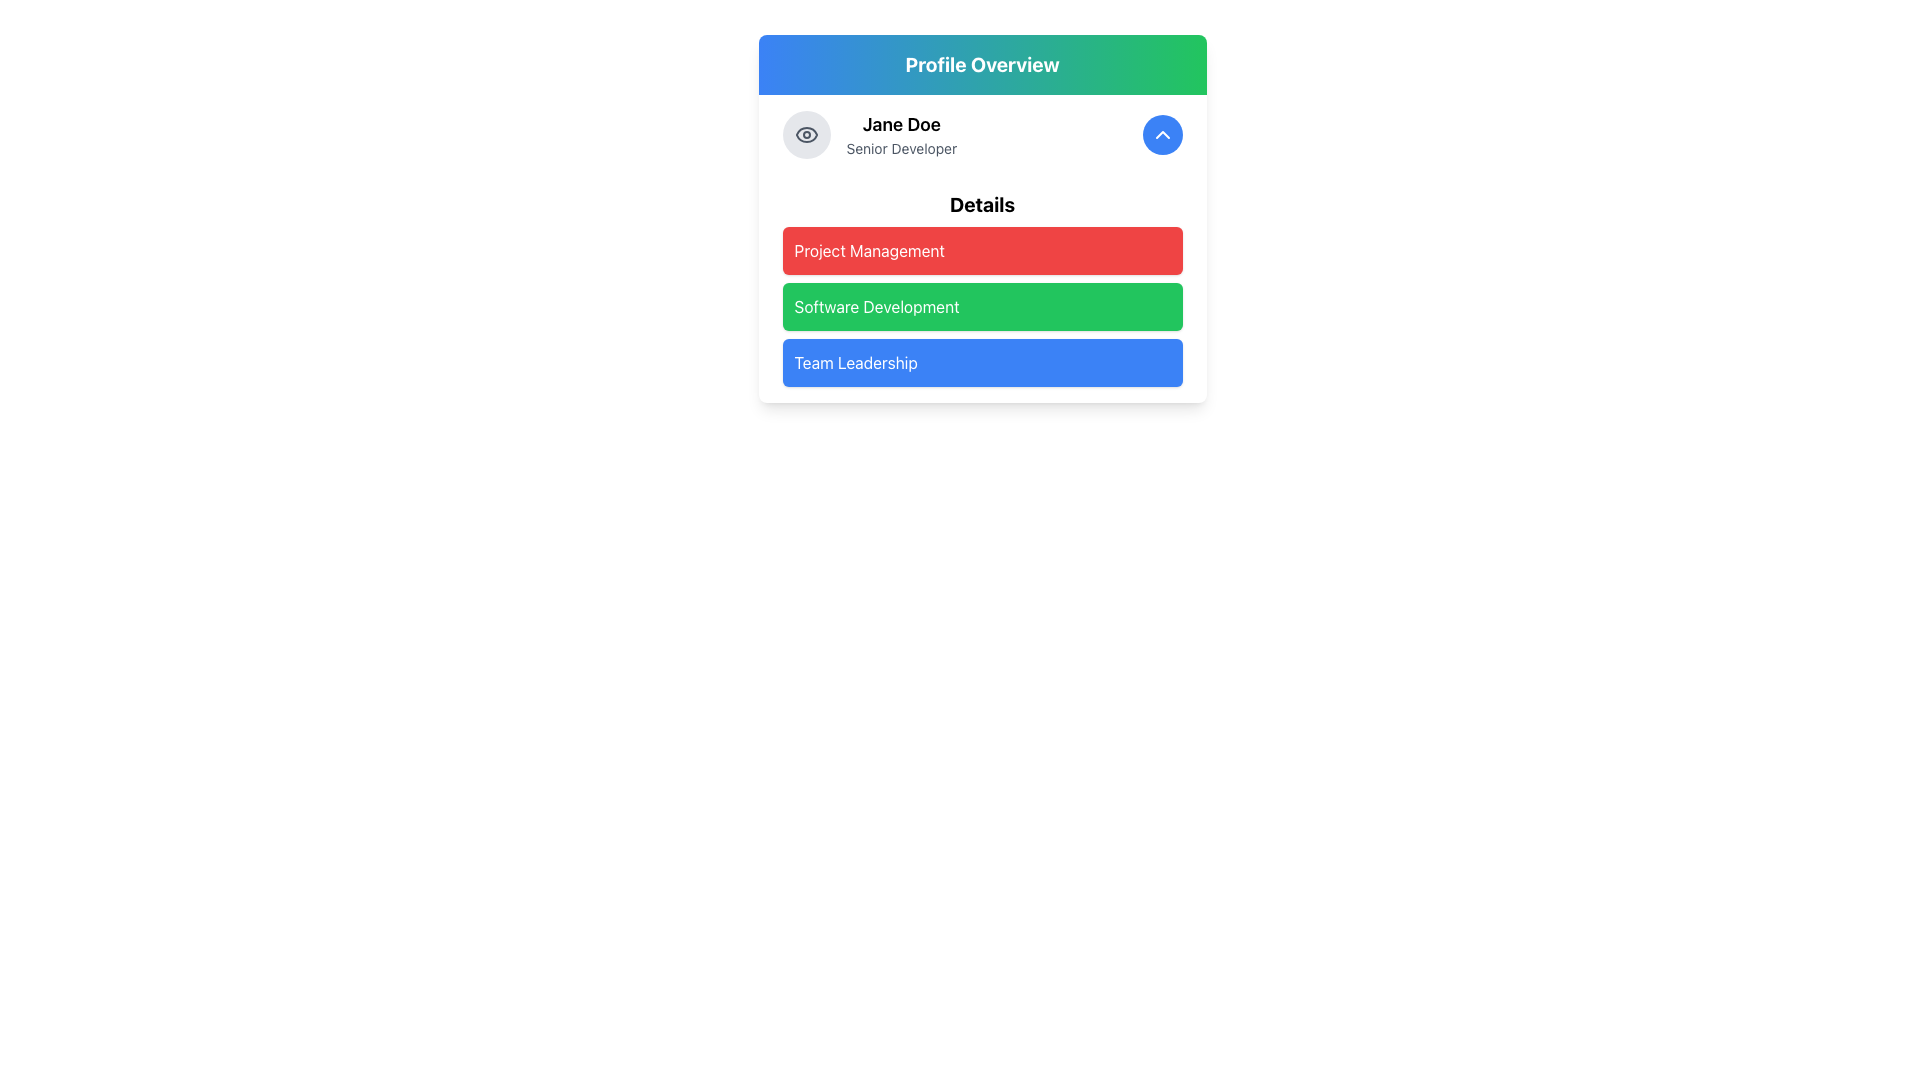 The image size is (1920, 1080). I want to click on the text label providing a subtitle to the name 'Jane Doe' in the profile card, so click(900, 148).